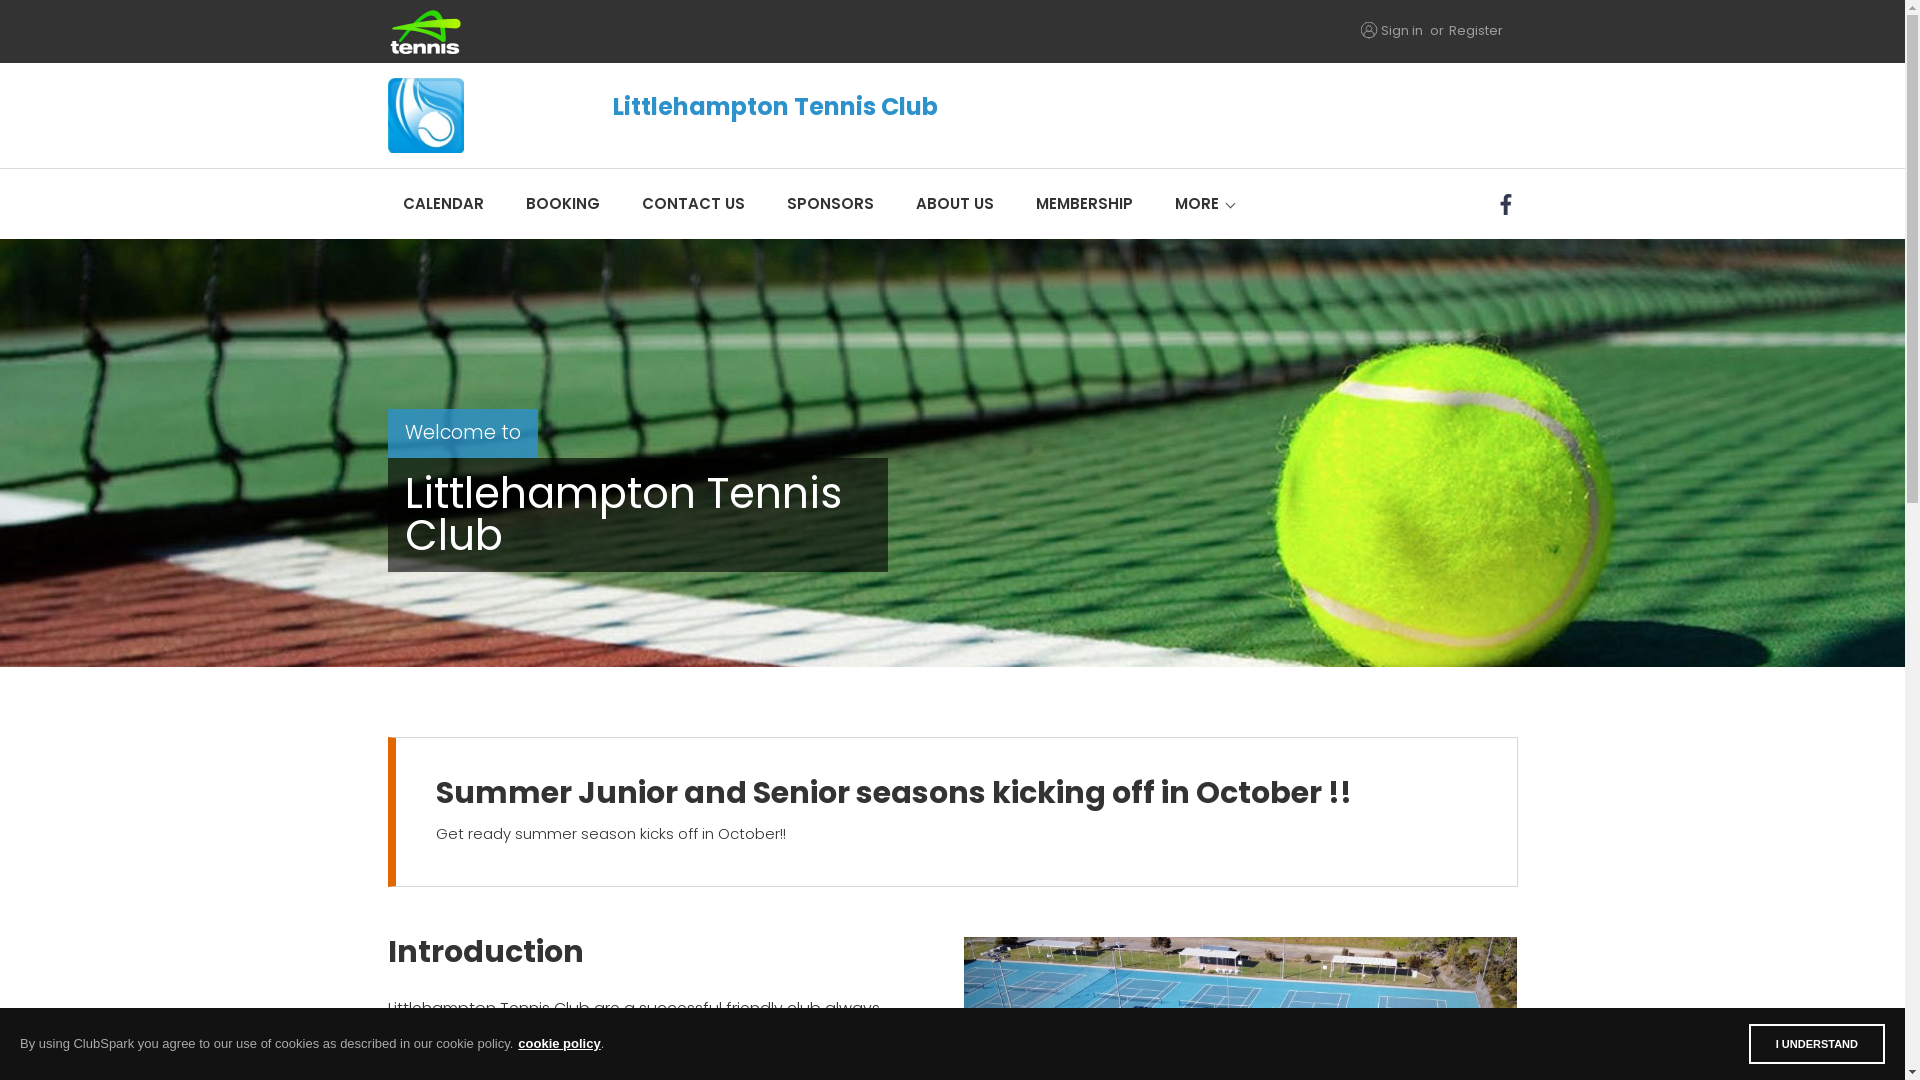 The image size is (1920, 1080). Describe the element at coordinates (1817, 1043) in the screenshot. I see `'I UNDERSTAND'` at that location.